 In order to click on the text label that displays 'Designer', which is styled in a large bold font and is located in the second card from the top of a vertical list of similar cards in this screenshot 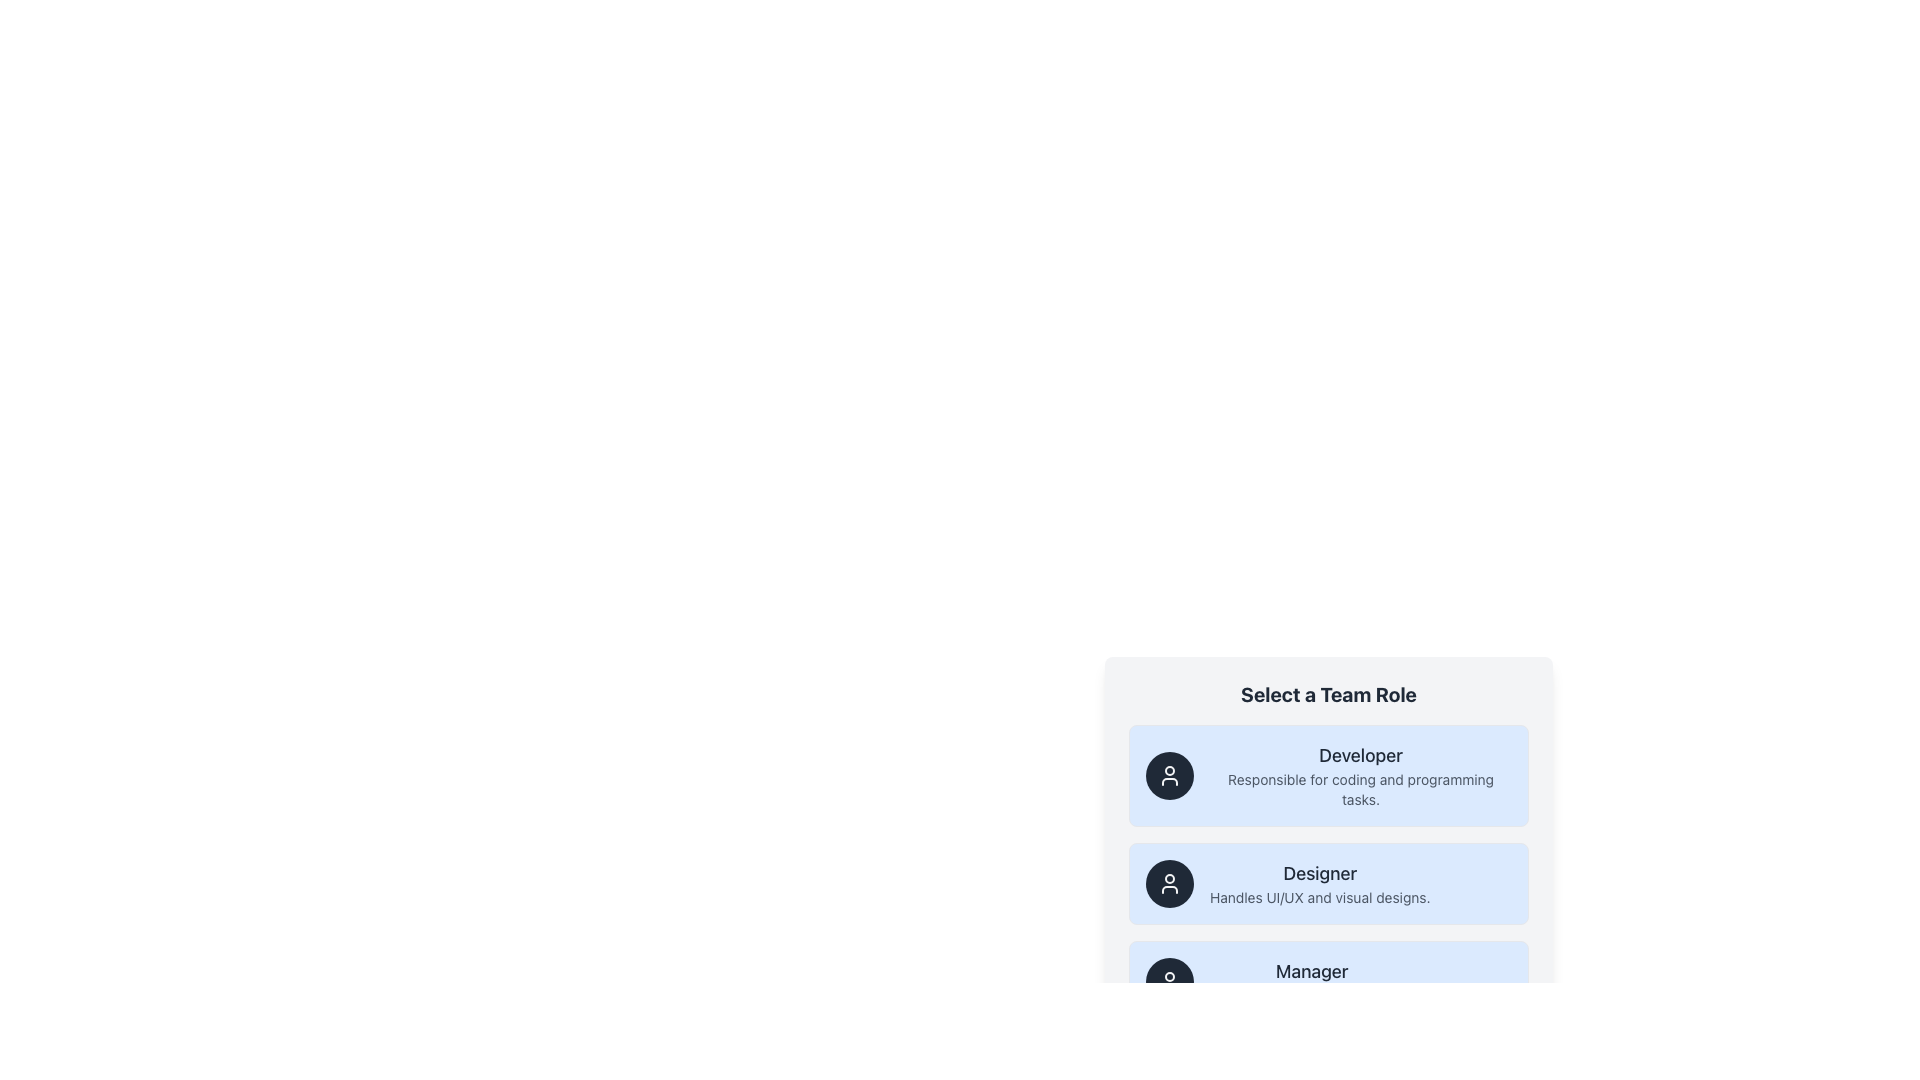, I will do `click(1320, 873)`.